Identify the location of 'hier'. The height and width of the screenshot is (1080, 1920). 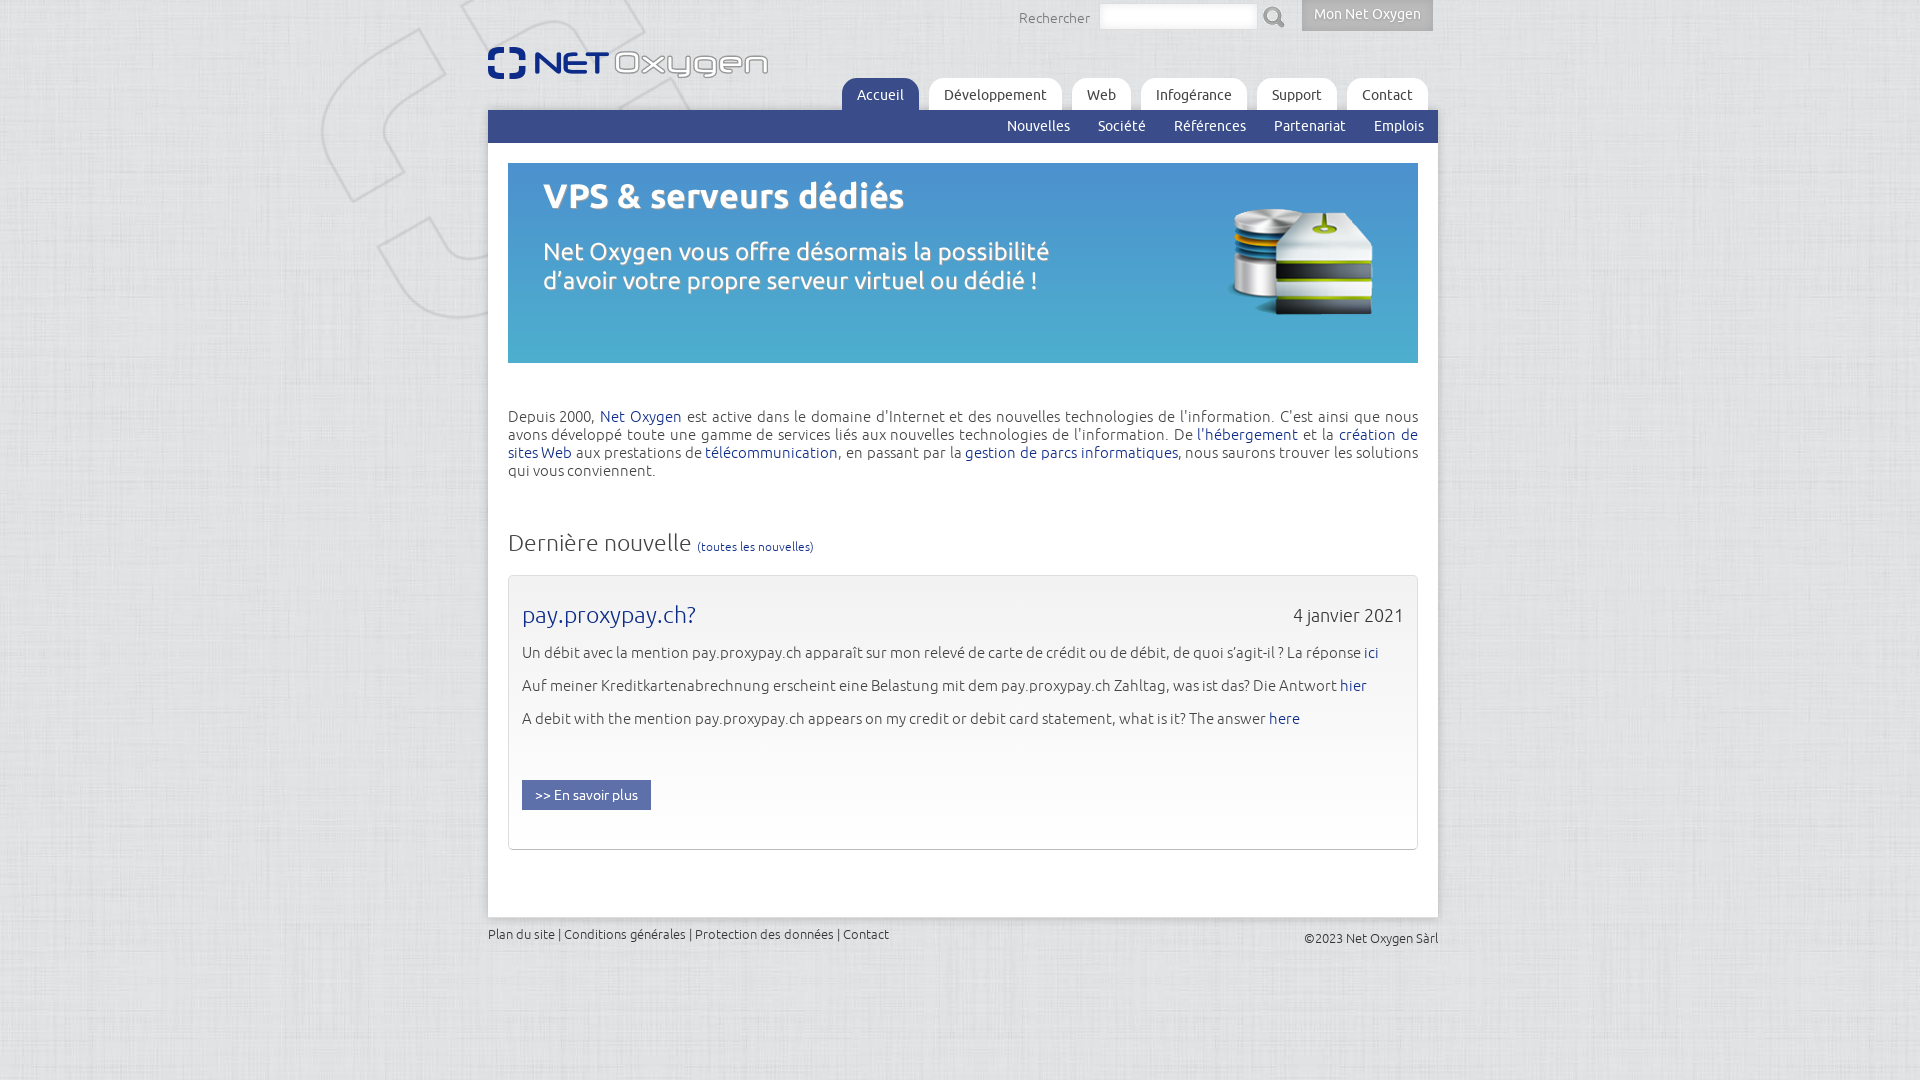
(1353, 684).